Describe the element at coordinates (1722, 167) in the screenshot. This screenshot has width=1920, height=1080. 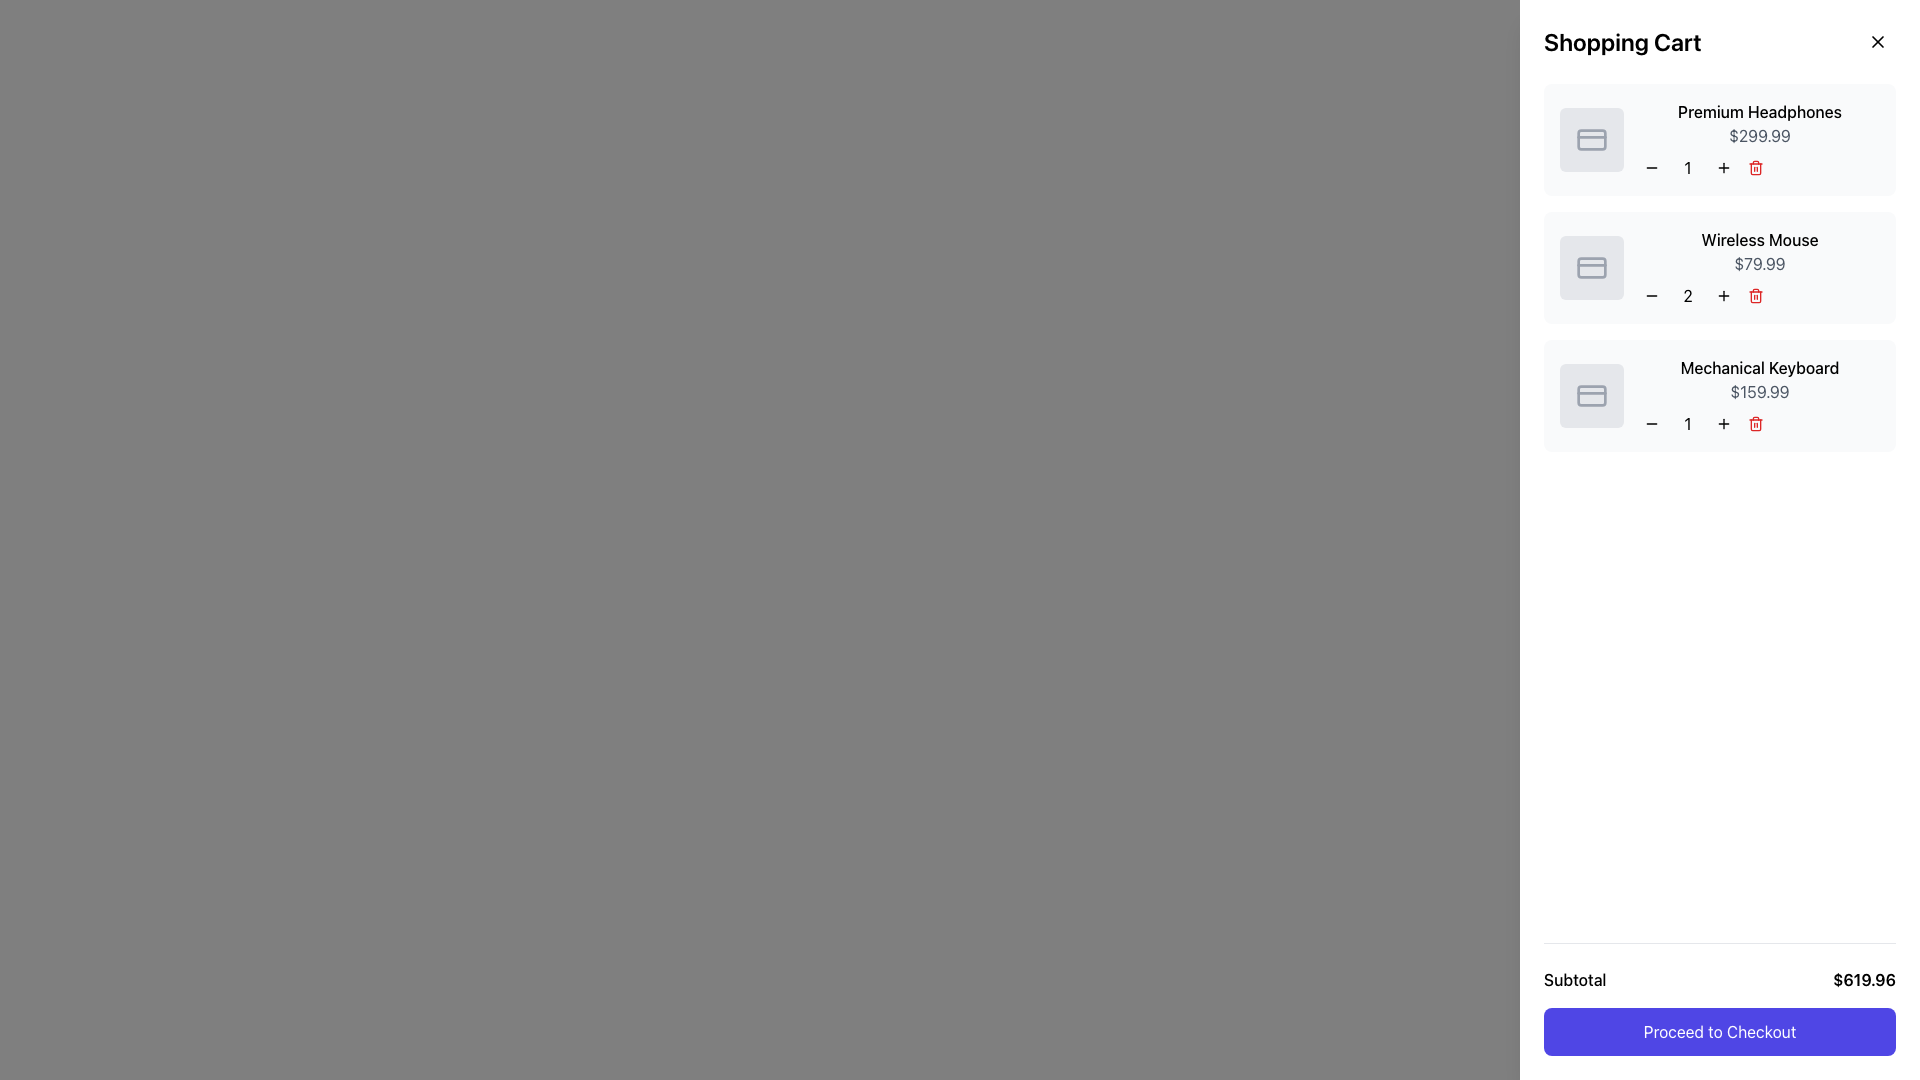
I see `the icon button located to the right of the quantity indicator for 'Premium Headphones' in the cart list to increase the quantity` at that location.